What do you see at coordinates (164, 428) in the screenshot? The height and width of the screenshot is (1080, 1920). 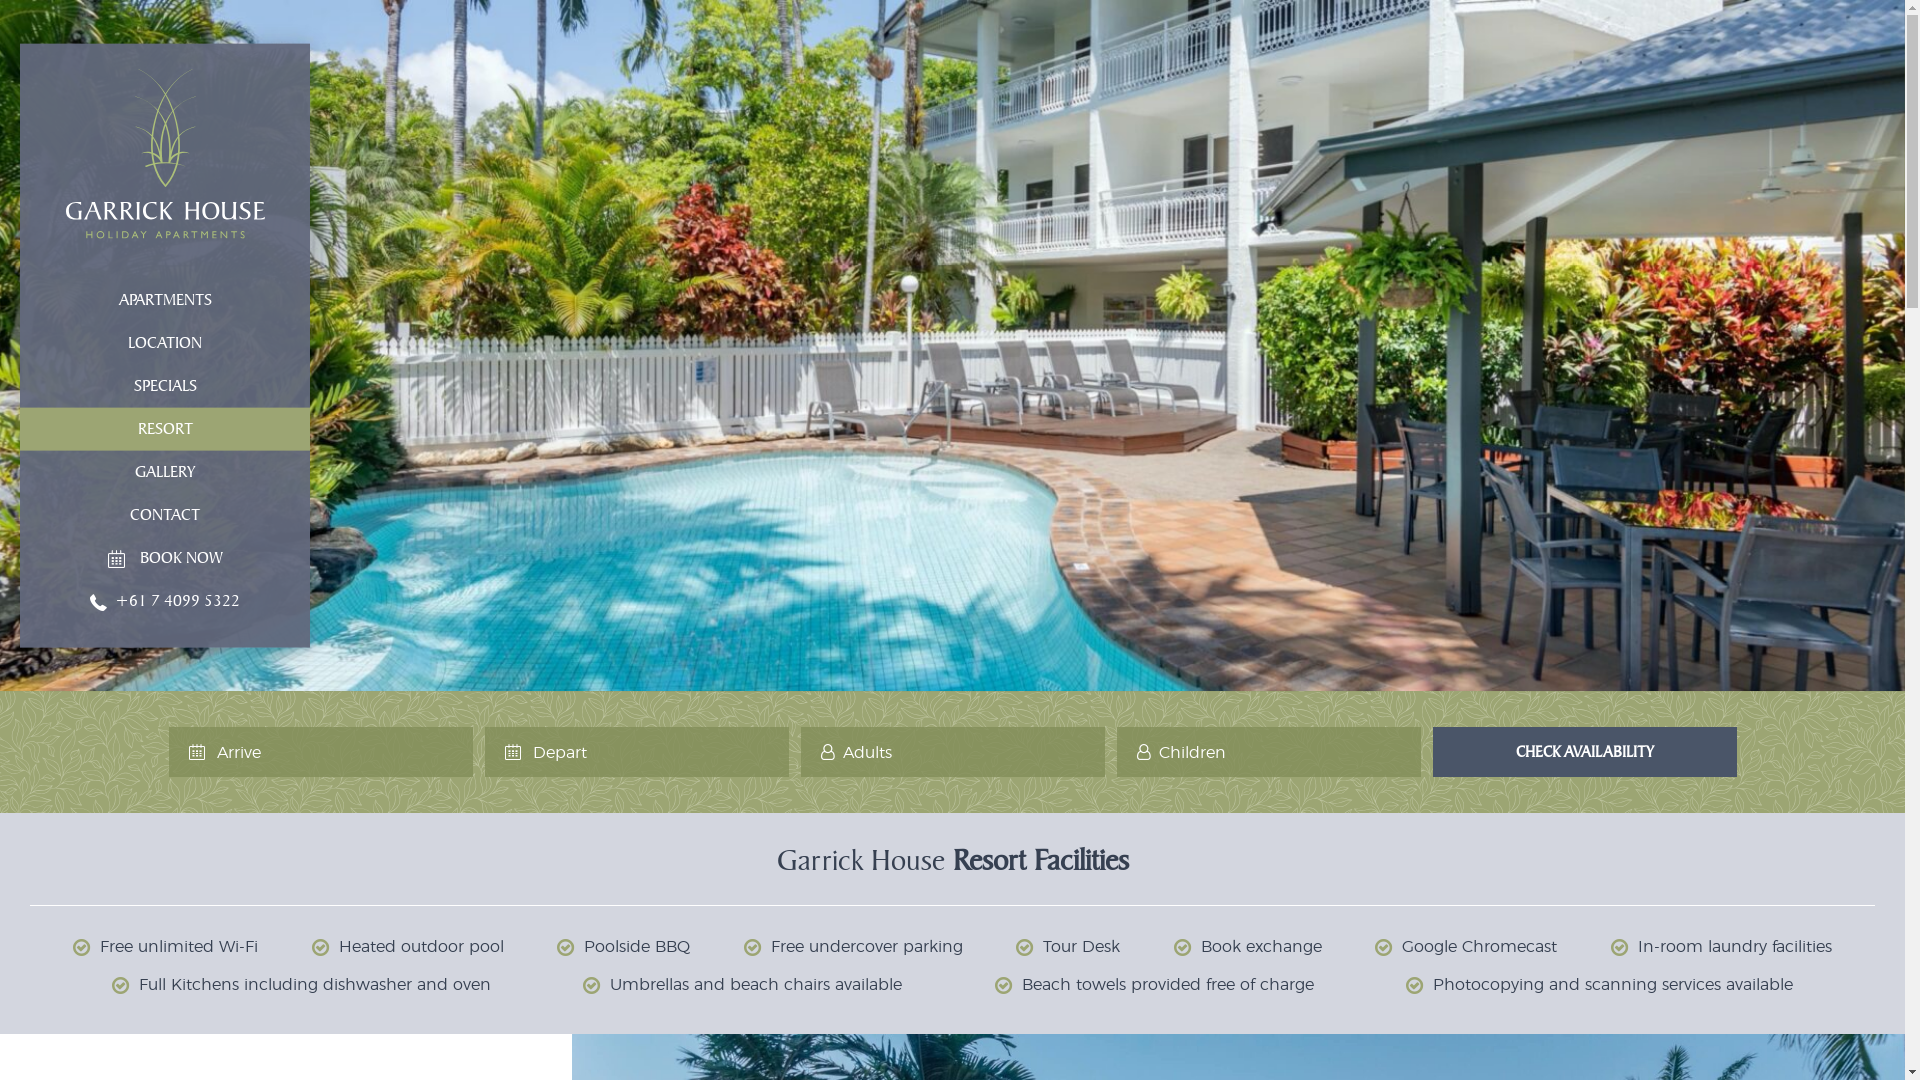 I see `'RESORT'` at bounding box center [164, 428].